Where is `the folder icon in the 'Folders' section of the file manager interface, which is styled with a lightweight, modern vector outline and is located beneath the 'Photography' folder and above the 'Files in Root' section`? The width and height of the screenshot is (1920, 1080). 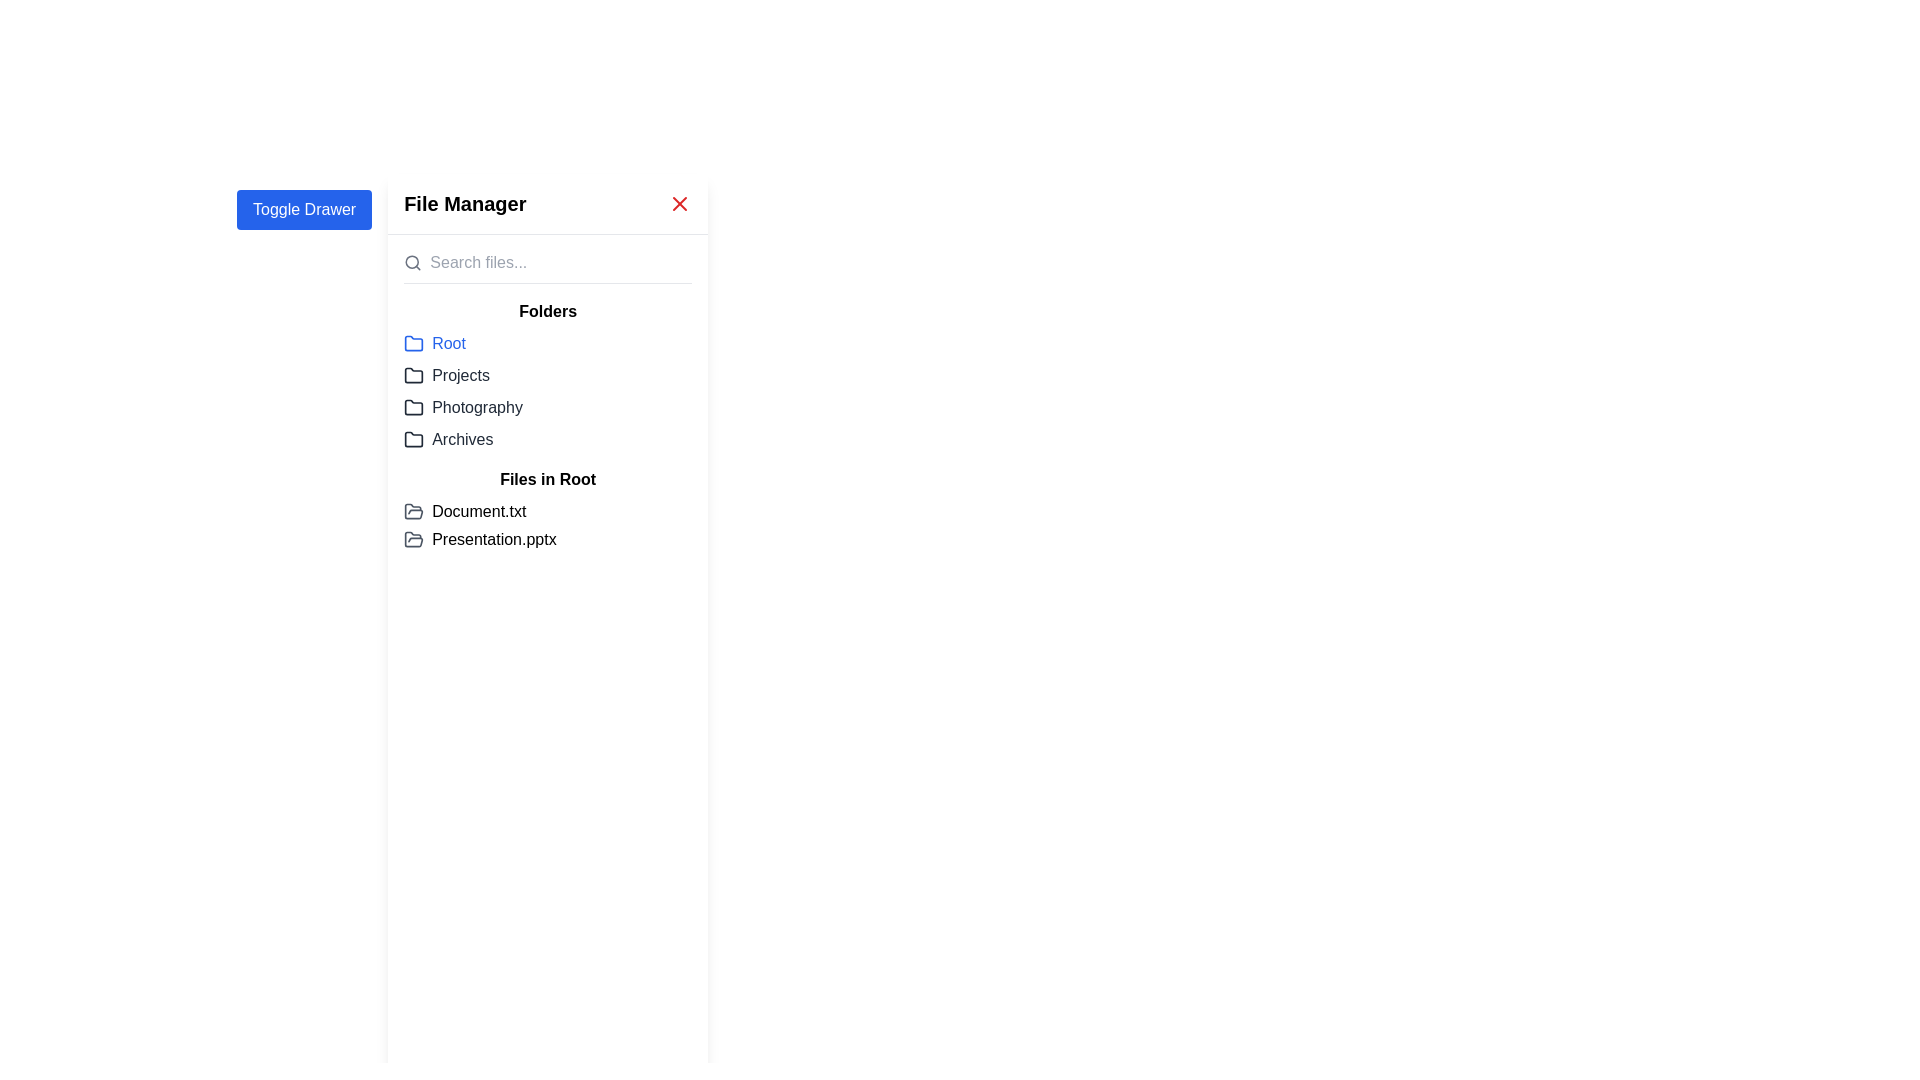 the folder icon in the 'Folders' section of the file manager interface, which is styled with a lightweight, modern vector outline and is located beneath the 'Photography' folder and above the 'Files in Root' section is located at coordinates (413, 438).